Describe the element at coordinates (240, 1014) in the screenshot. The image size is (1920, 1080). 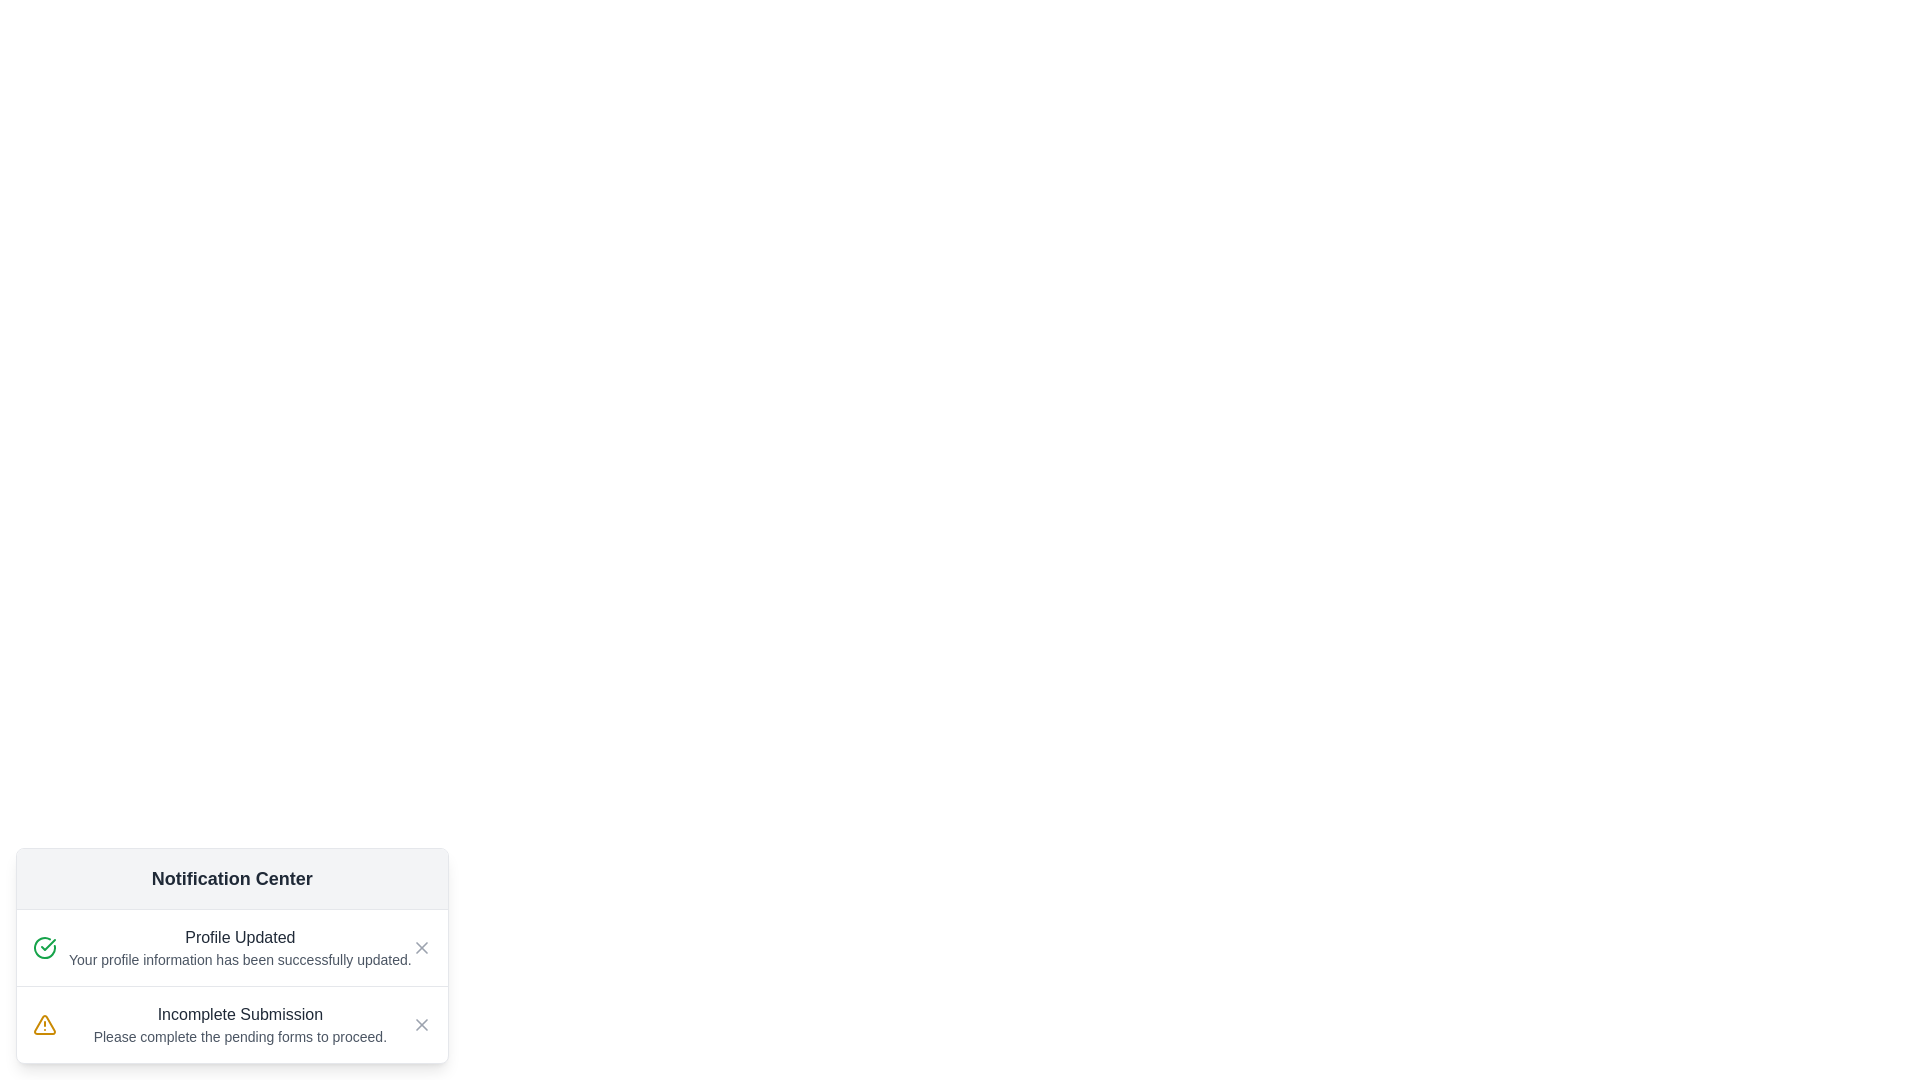
I see `the text label displaying 'Incomplete Submission' in the Notification Center, which is the primary text of the second notification block` at that location.